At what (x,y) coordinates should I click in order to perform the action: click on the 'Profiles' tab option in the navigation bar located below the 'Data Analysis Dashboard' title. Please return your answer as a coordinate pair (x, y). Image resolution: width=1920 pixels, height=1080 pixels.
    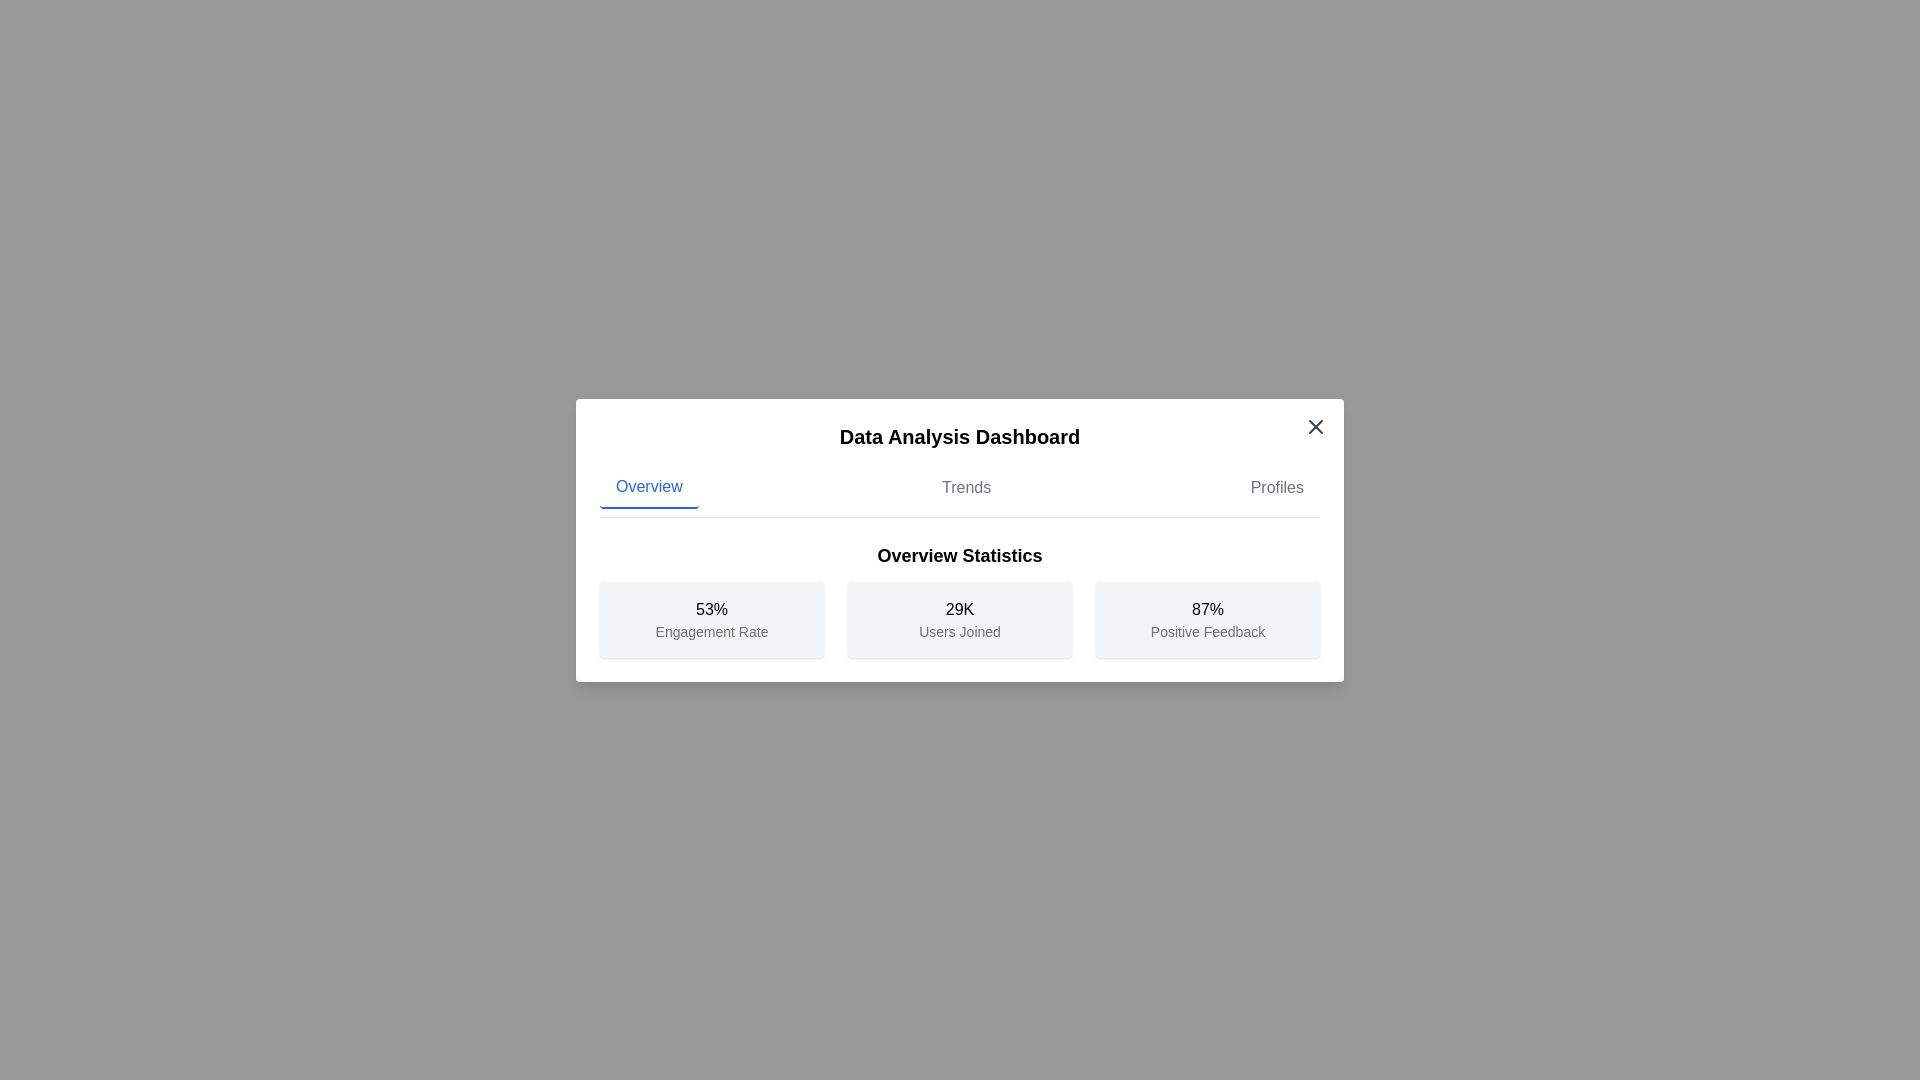
    Looking at the image, I should click on (1276, 487).